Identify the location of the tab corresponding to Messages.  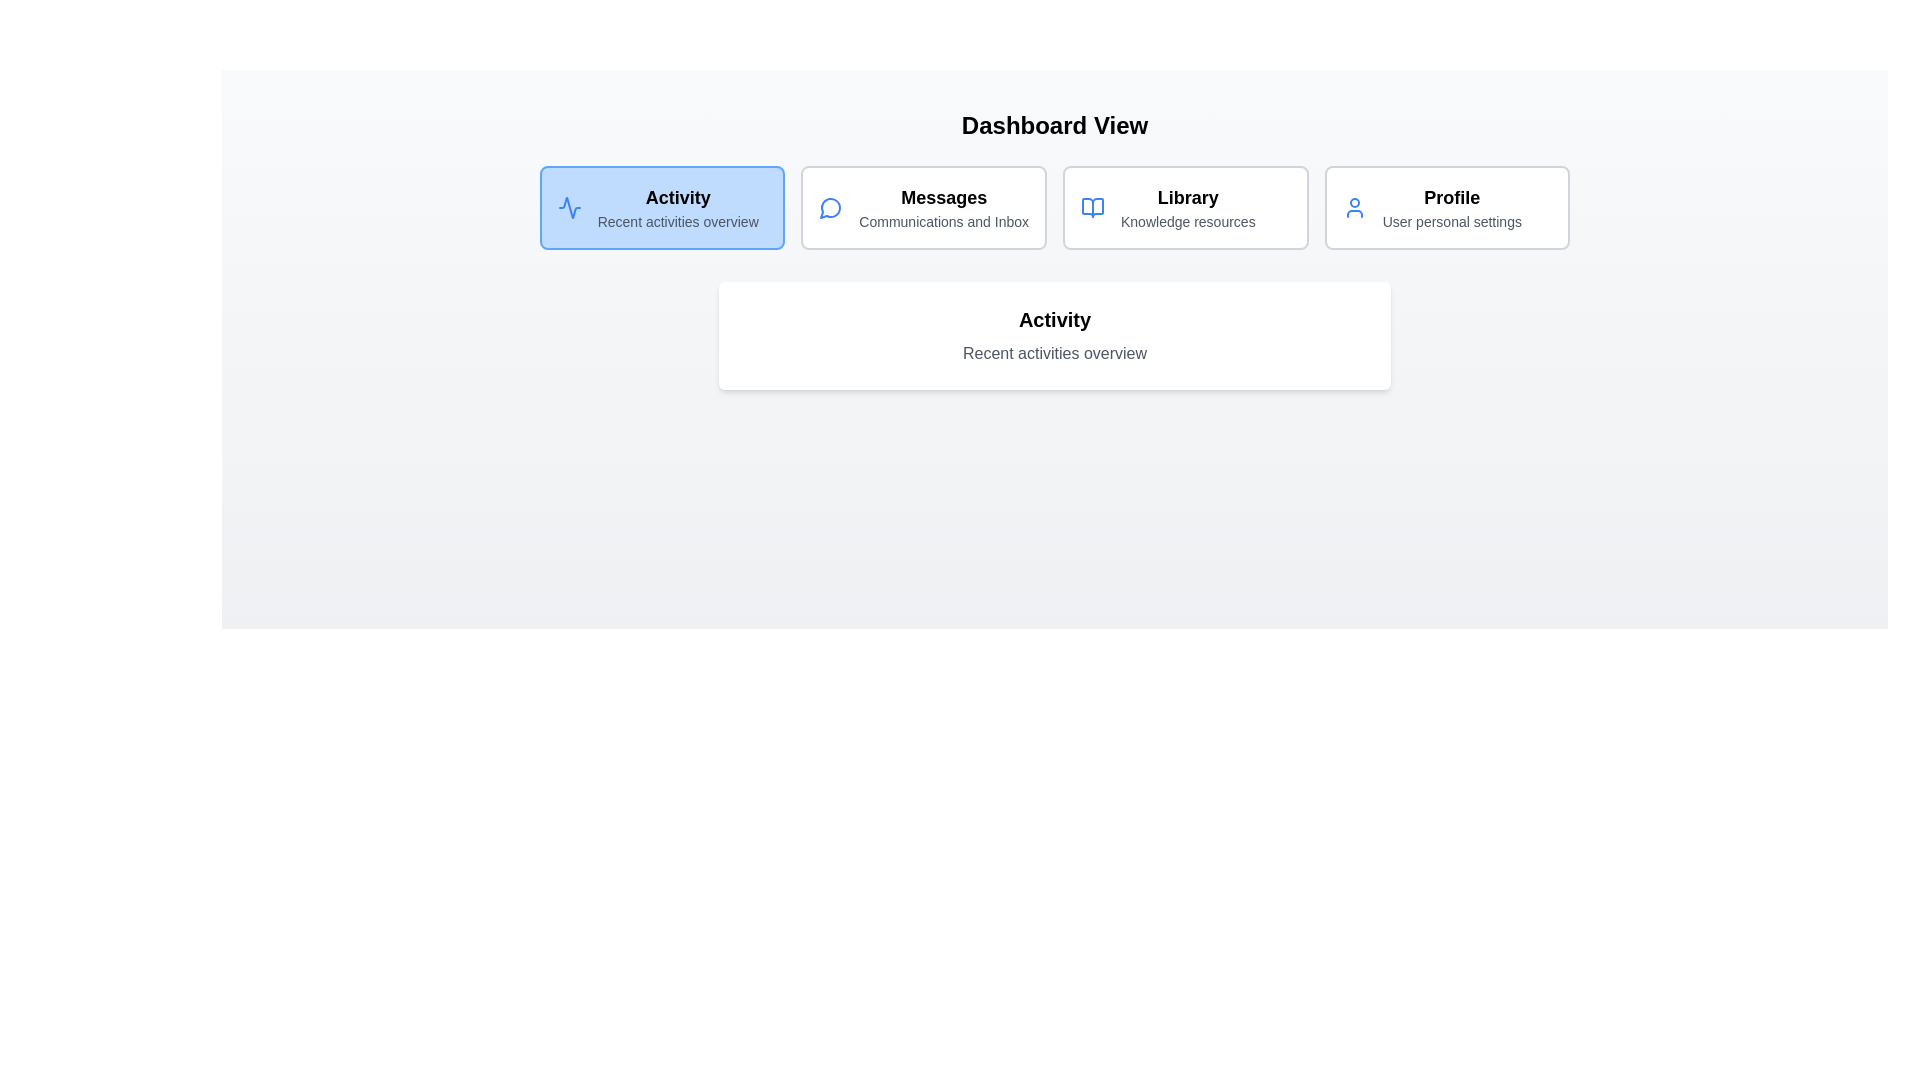
(923, 208).